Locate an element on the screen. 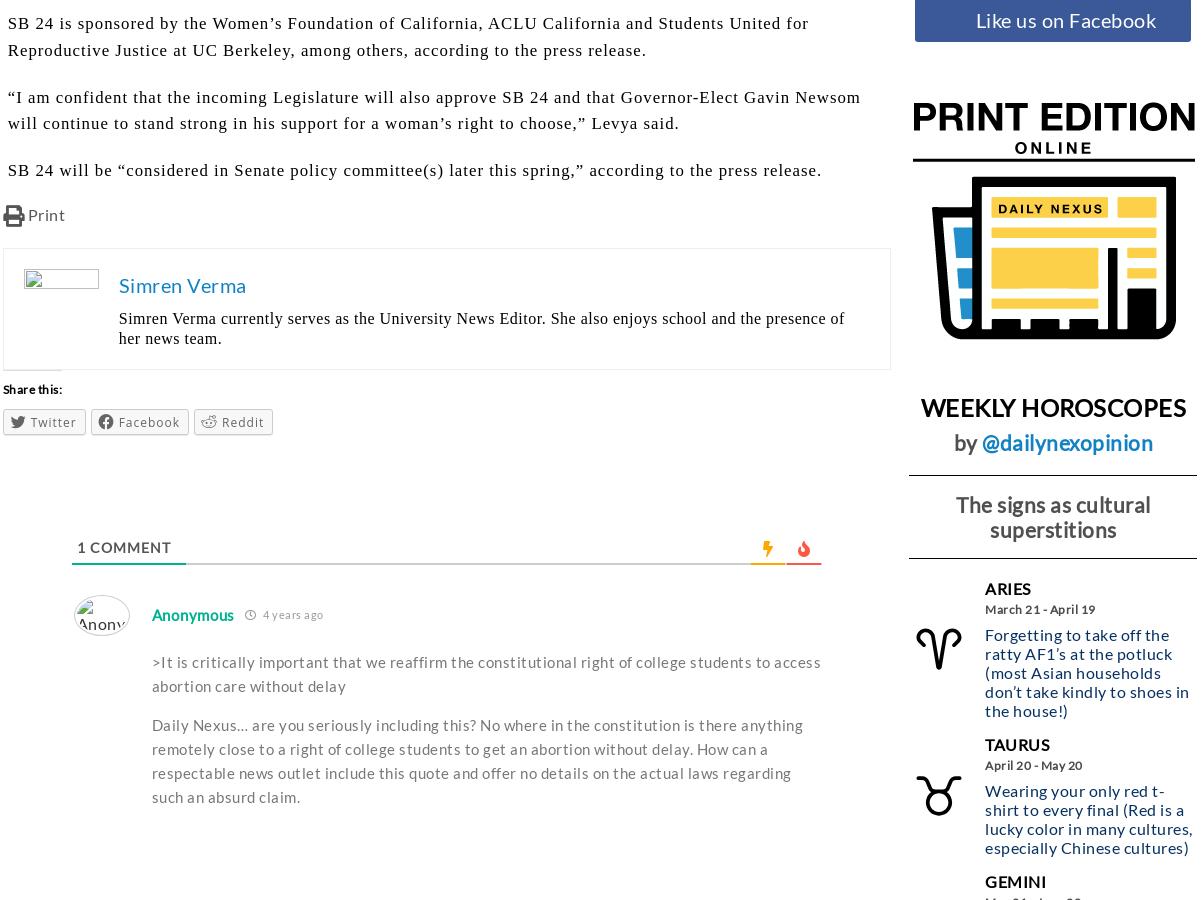 This screenshot has width=1204, height=900. 'Comment' is located at coordinates (127, 546).